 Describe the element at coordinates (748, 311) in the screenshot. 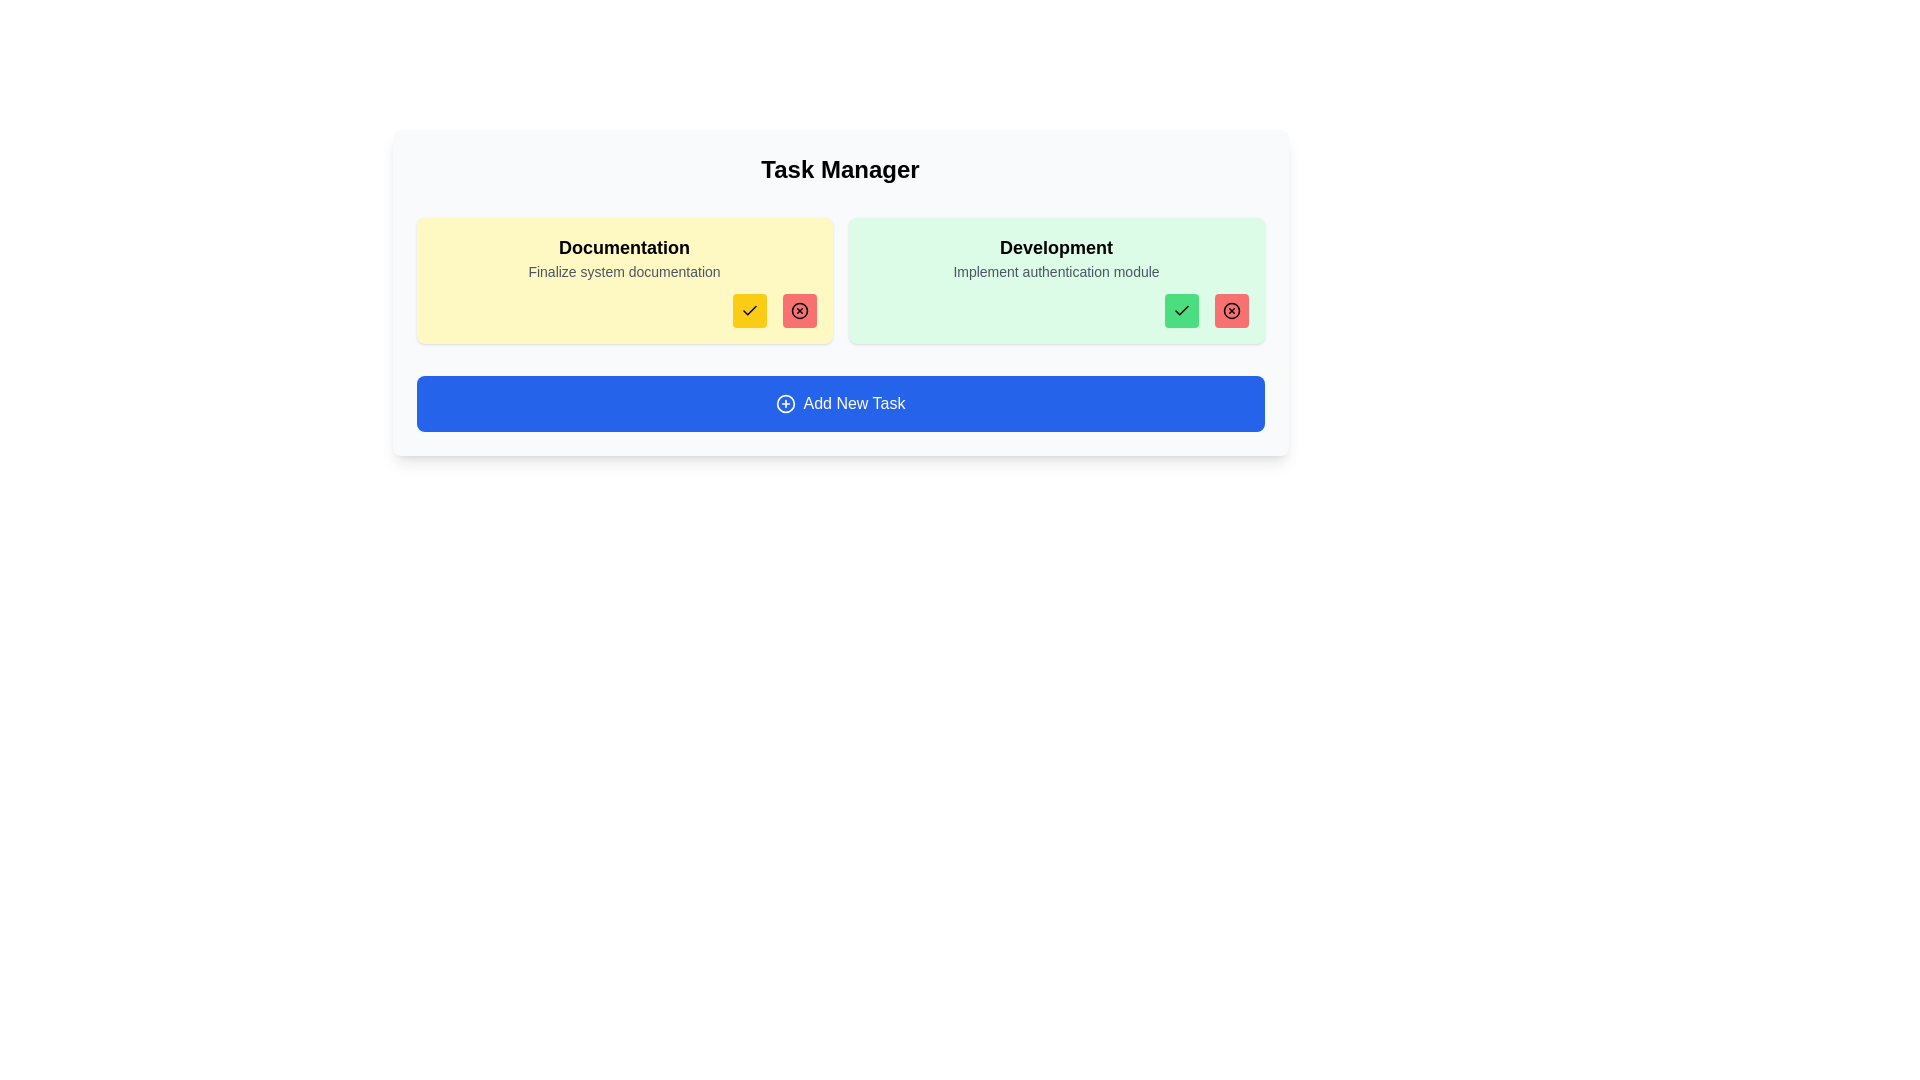

I see `the confirmation button located in the bottom right of the 'Documentation' task card to confirm the task completion` at that location.